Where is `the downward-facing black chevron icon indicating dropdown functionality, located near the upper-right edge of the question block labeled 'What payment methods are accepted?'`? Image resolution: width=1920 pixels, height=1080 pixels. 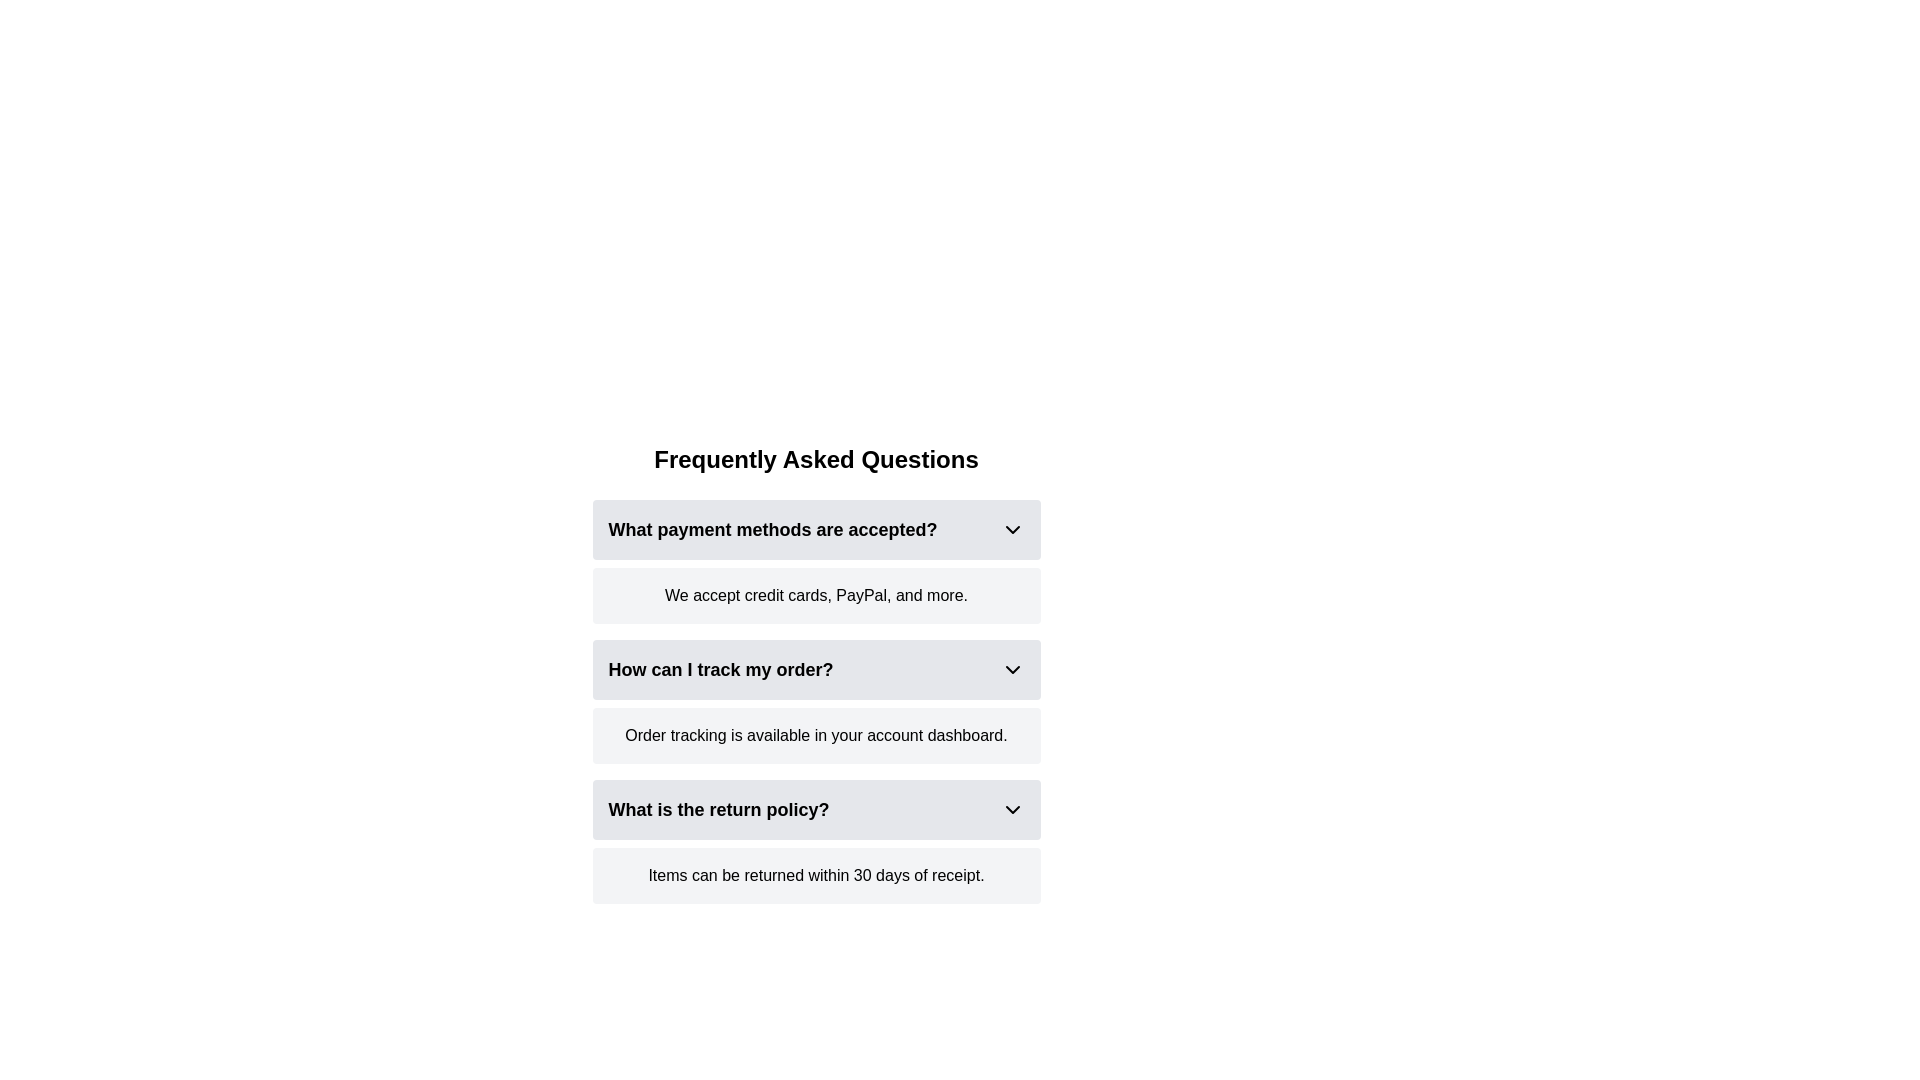
the downward-facing black chevron icon indicating dropdown functionality, located near the upper-right edge of the question block labeled 'What payment methods are accepted?' is located at coordinates (1012, 528).